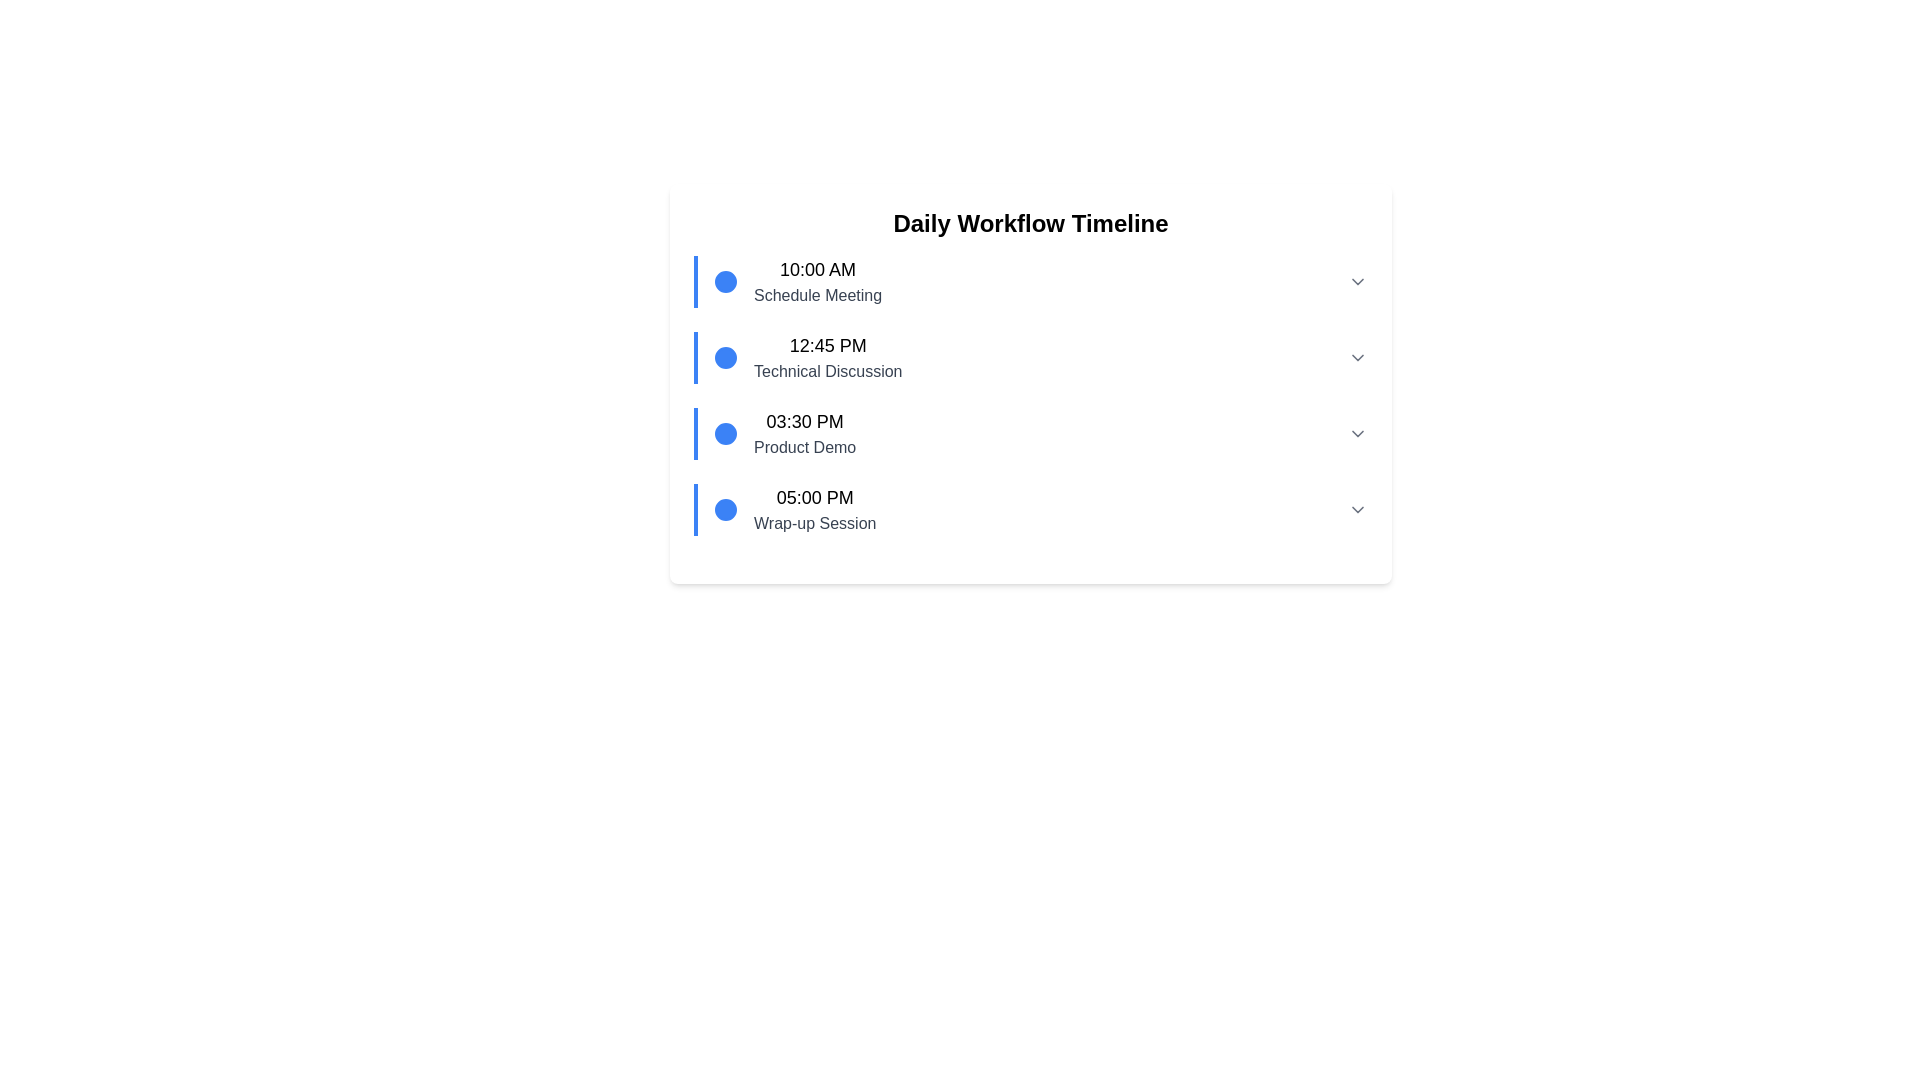  Describe the element at coordinates (724, 281) in the screenshot. I see `the first circular blue icon associated with the '10:00 AM Schedule Meeting' event` at that location.